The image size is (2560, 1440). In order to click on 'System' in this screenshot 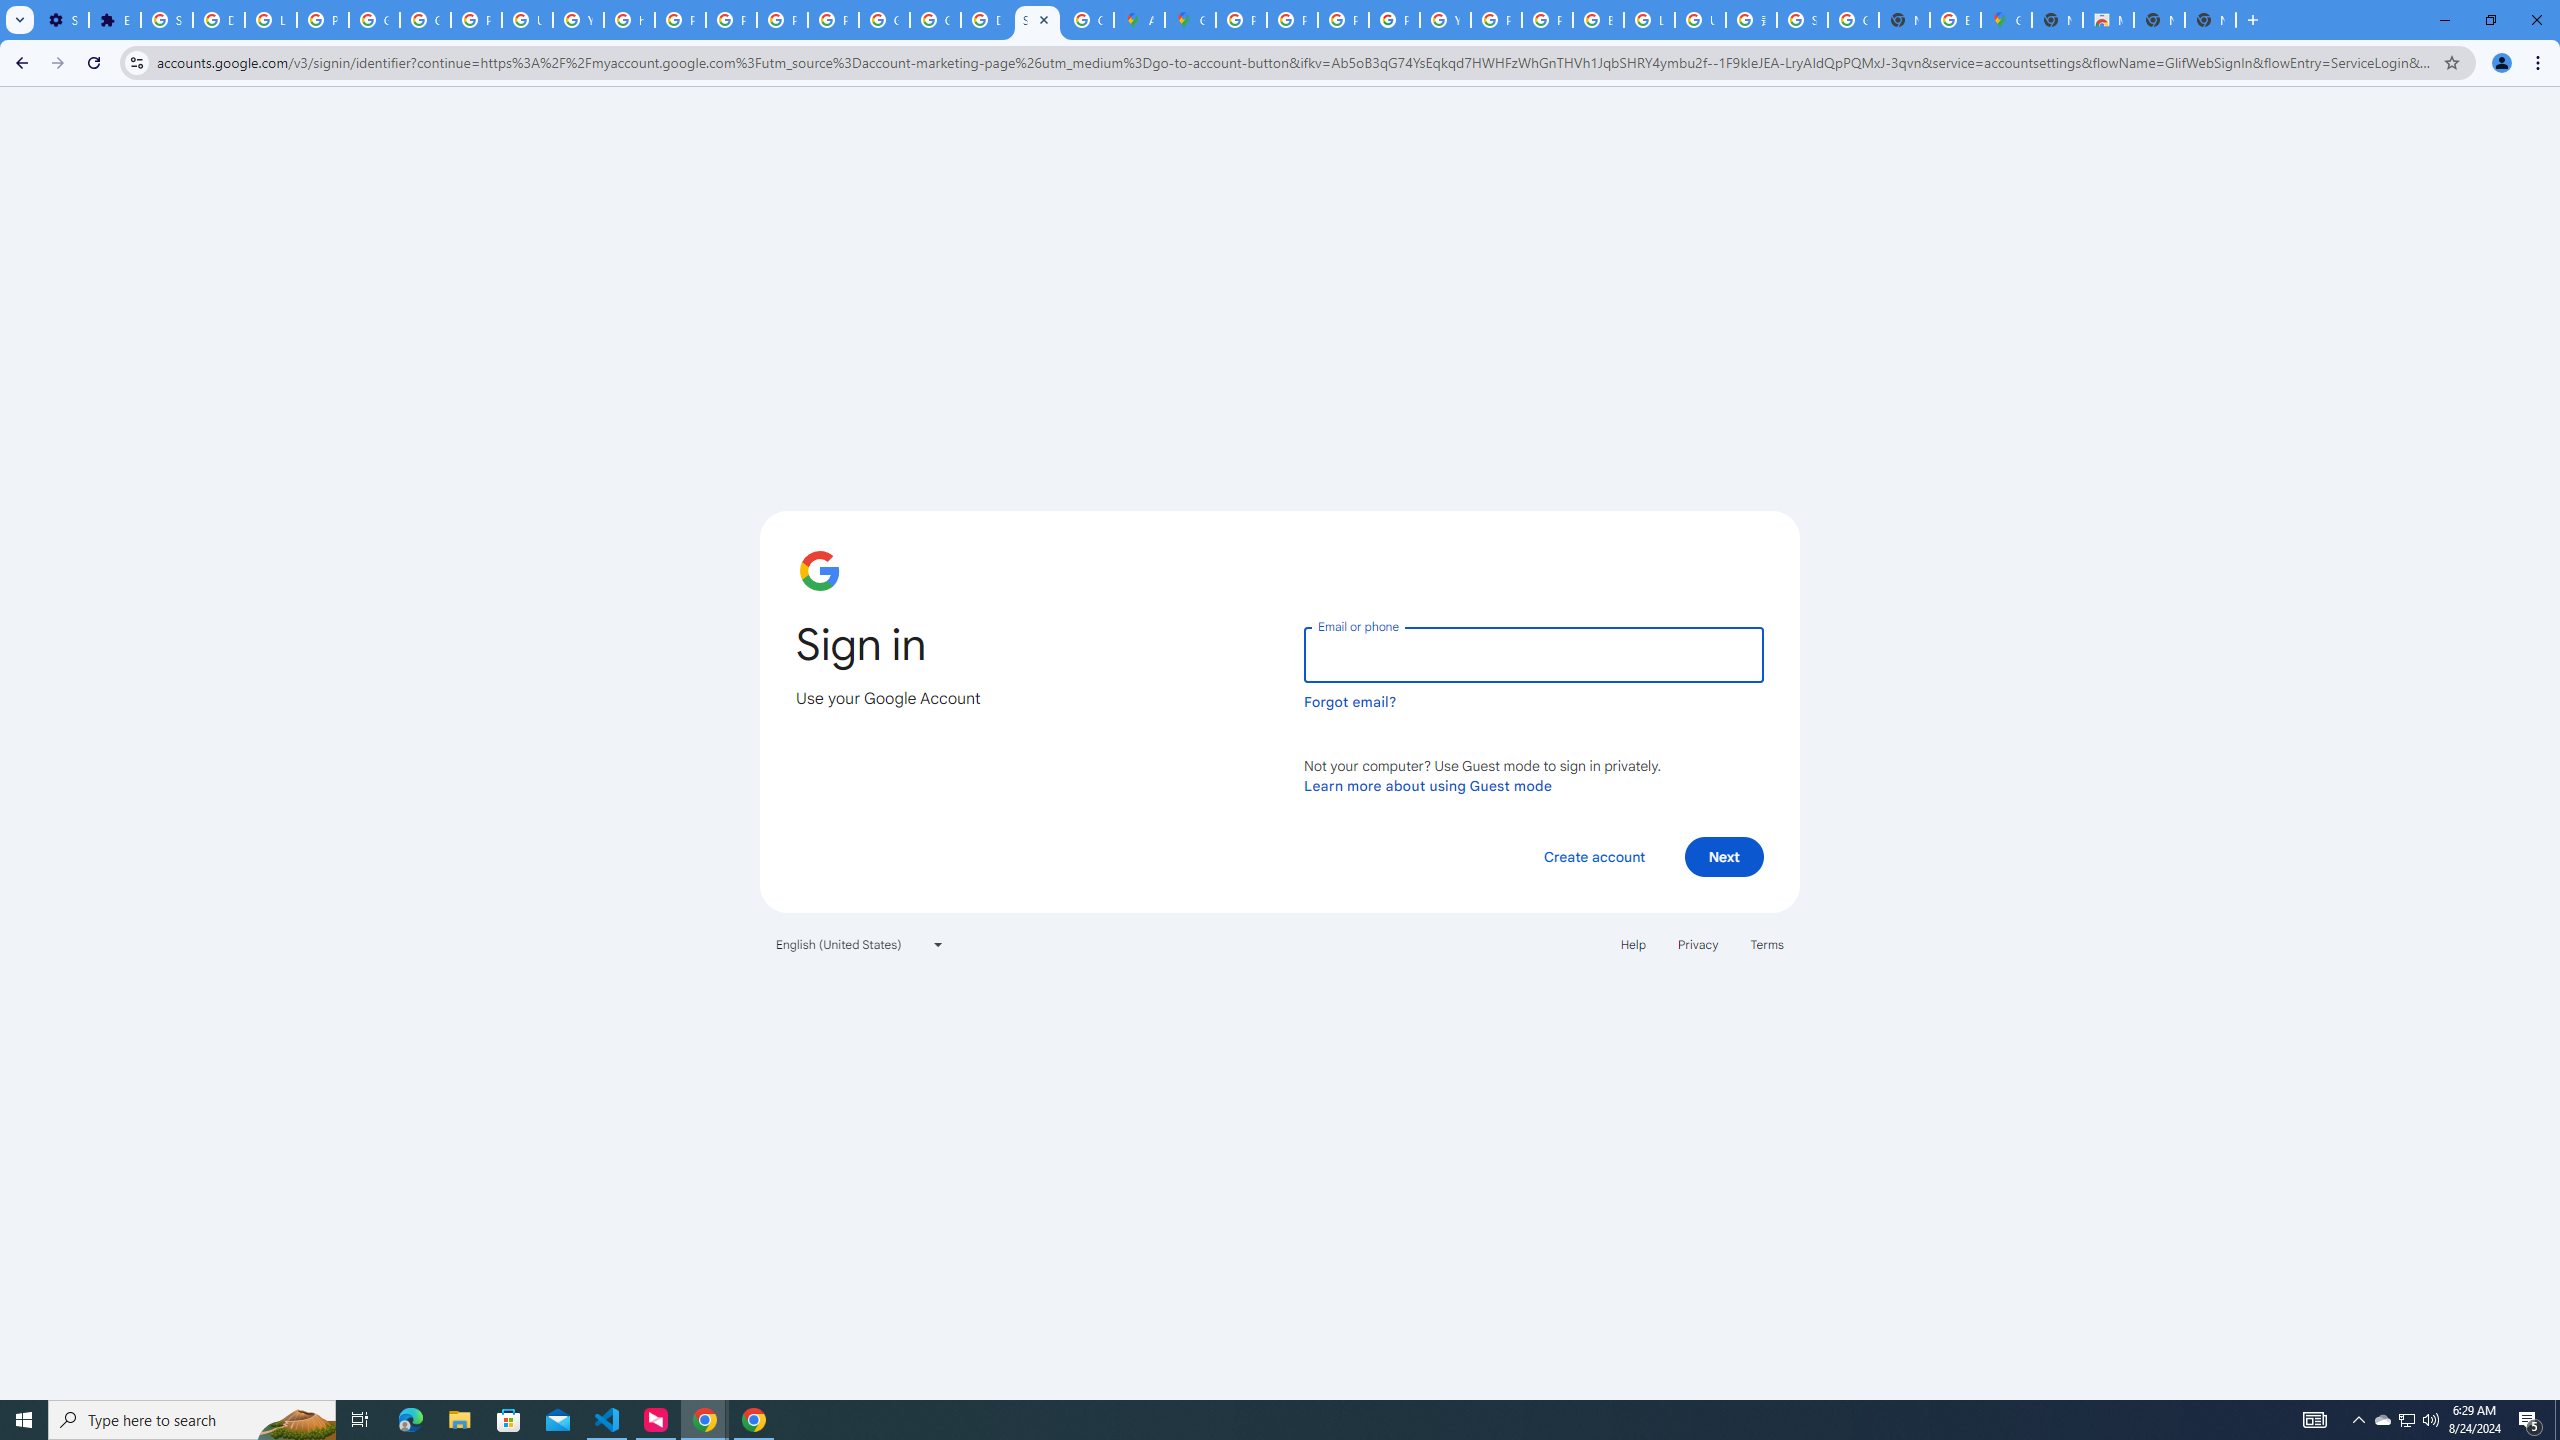, I will do `click(11, 9)`.